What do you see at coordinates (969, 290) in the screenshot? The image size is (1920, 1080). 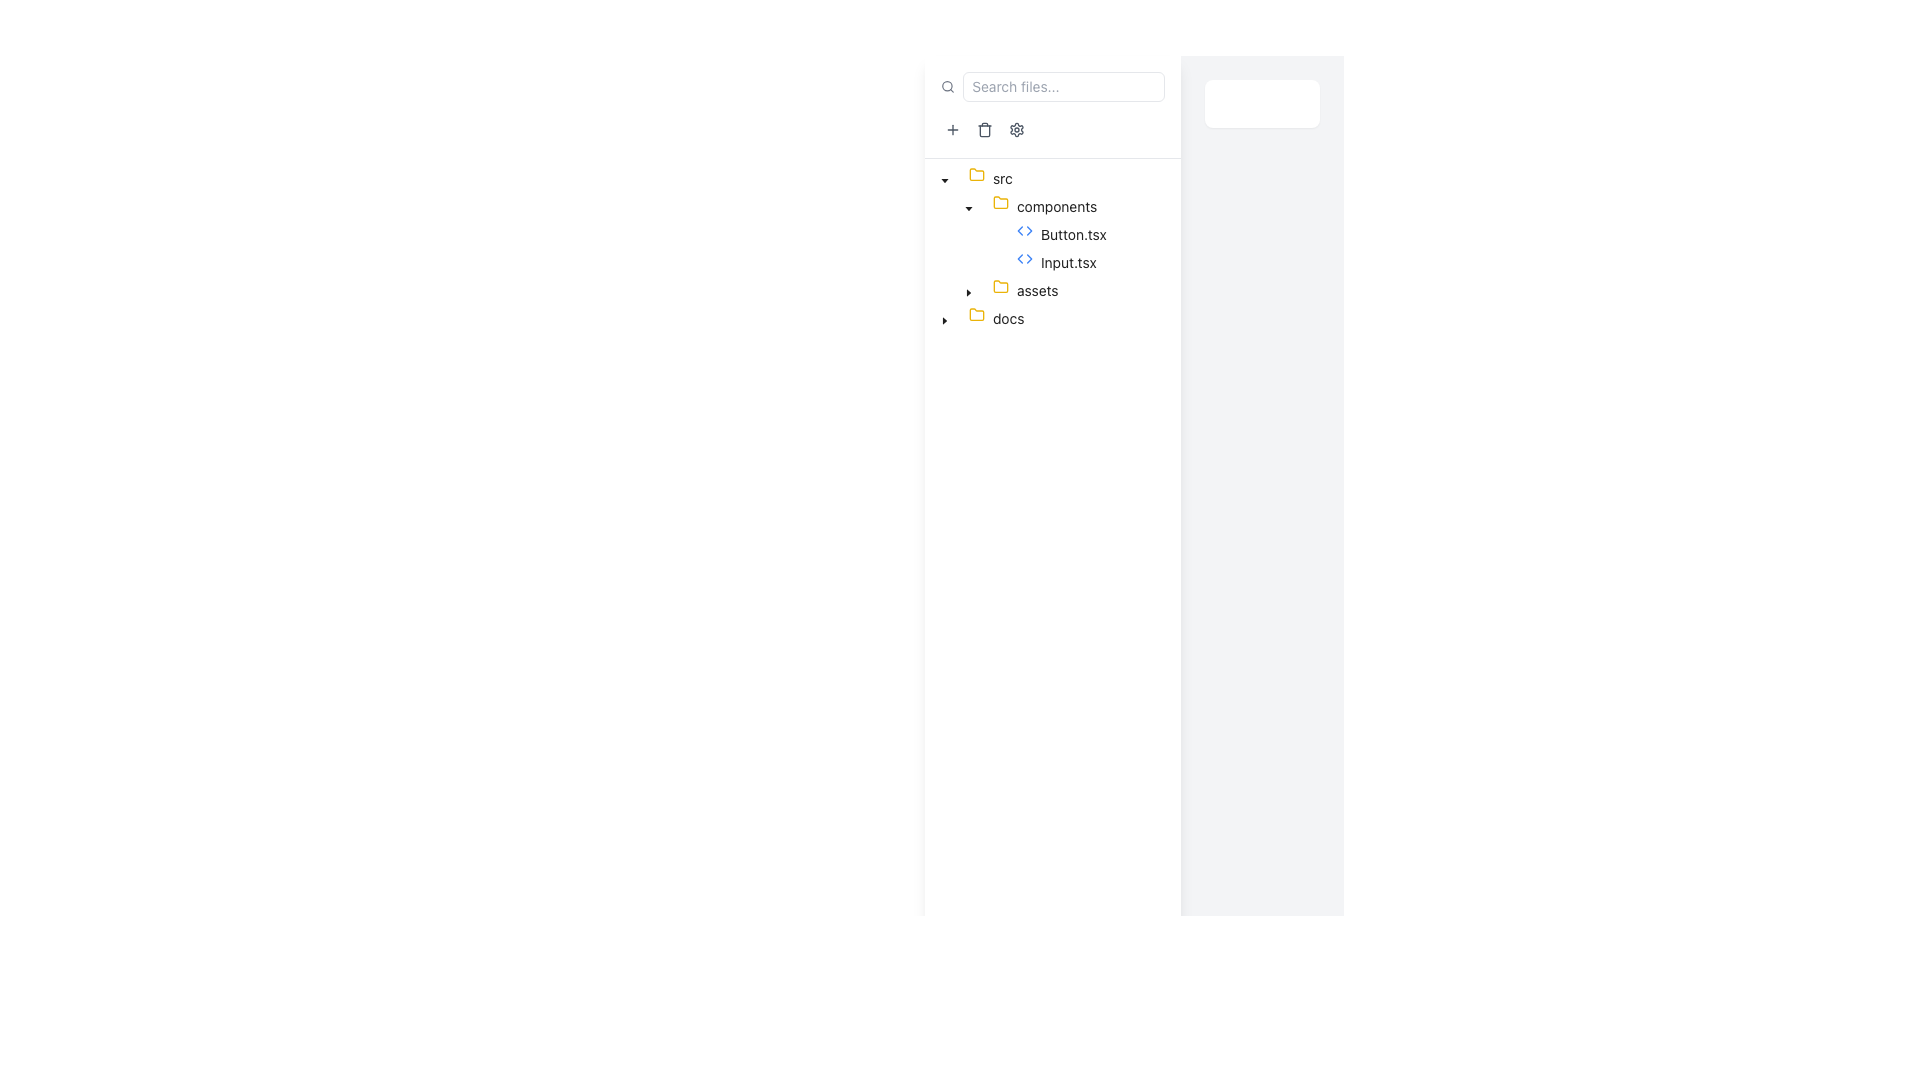 I see `the small triangle button next to the 'assets' folder` at bounding box center [969, 290].